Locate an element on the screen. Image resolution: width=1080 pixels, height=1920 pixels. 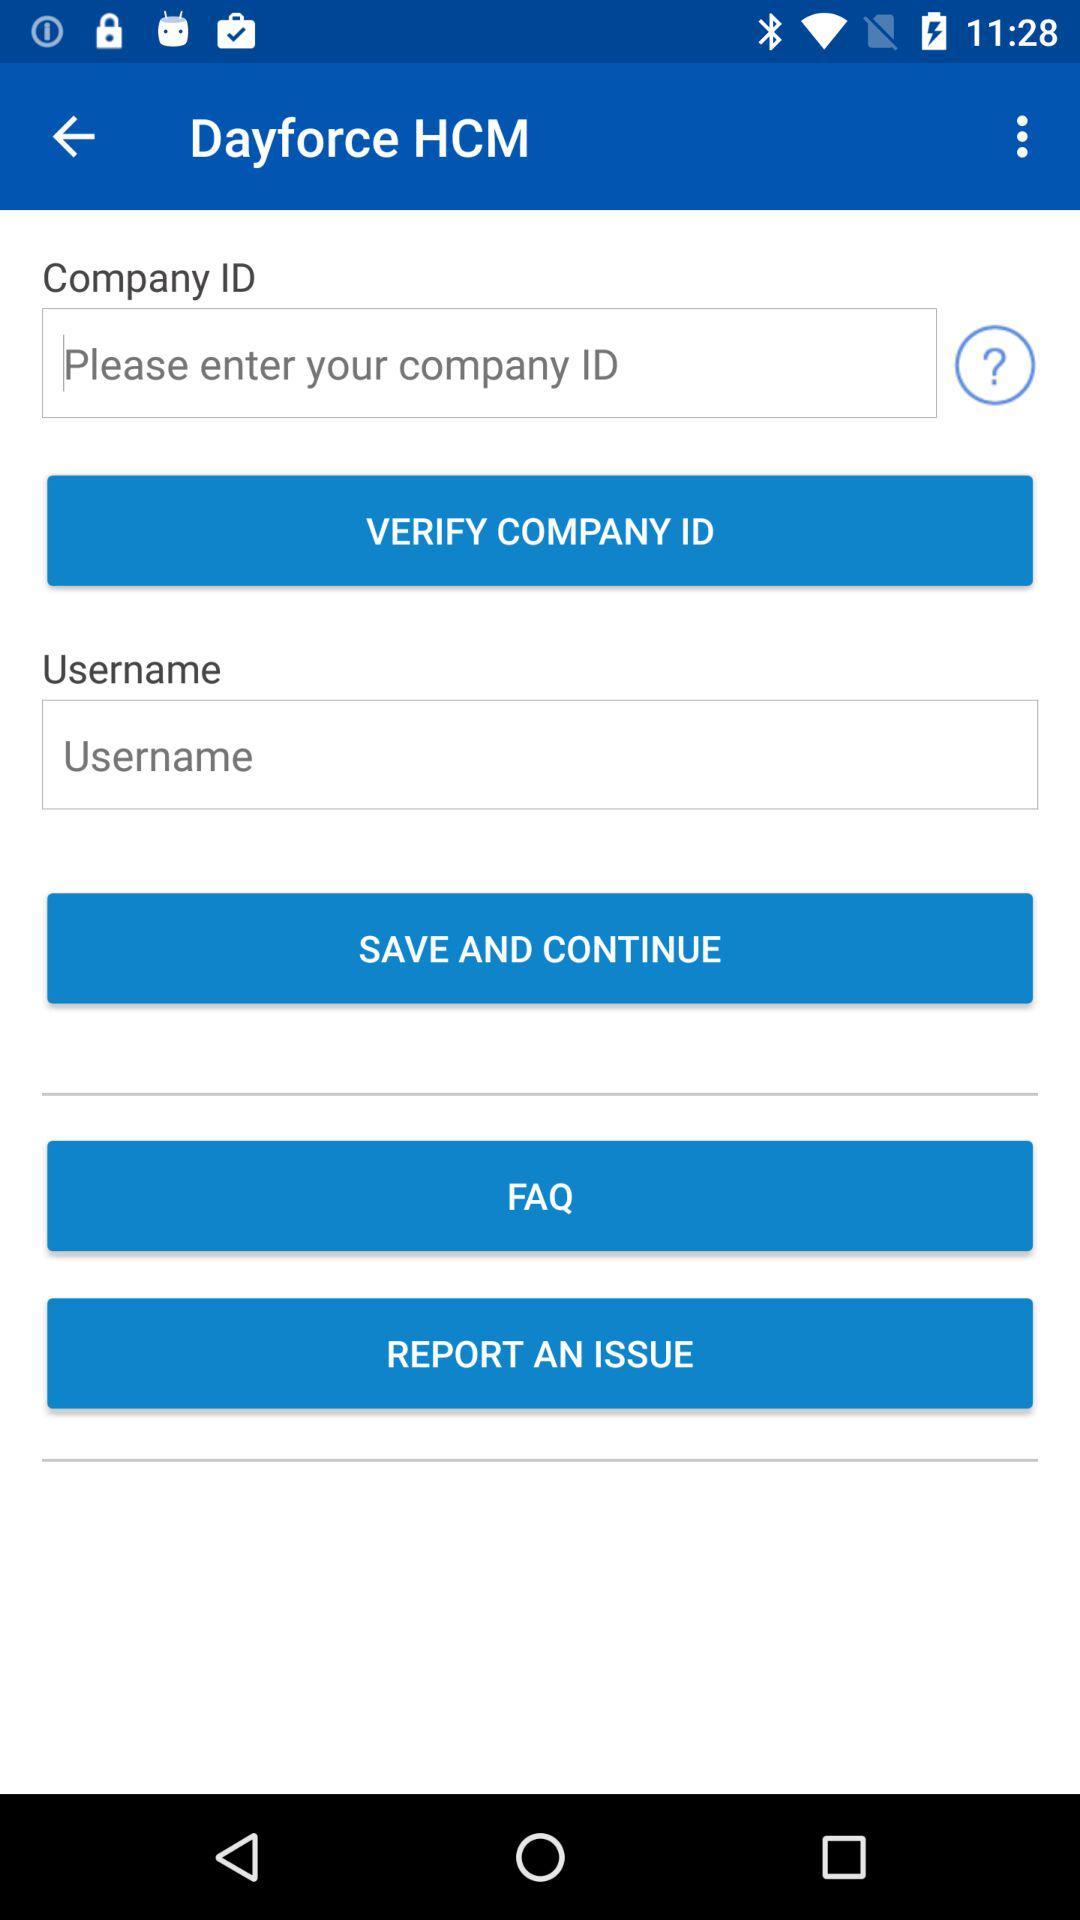
the icon next to dayforce hcm icon is located at coordinates (72, 135).